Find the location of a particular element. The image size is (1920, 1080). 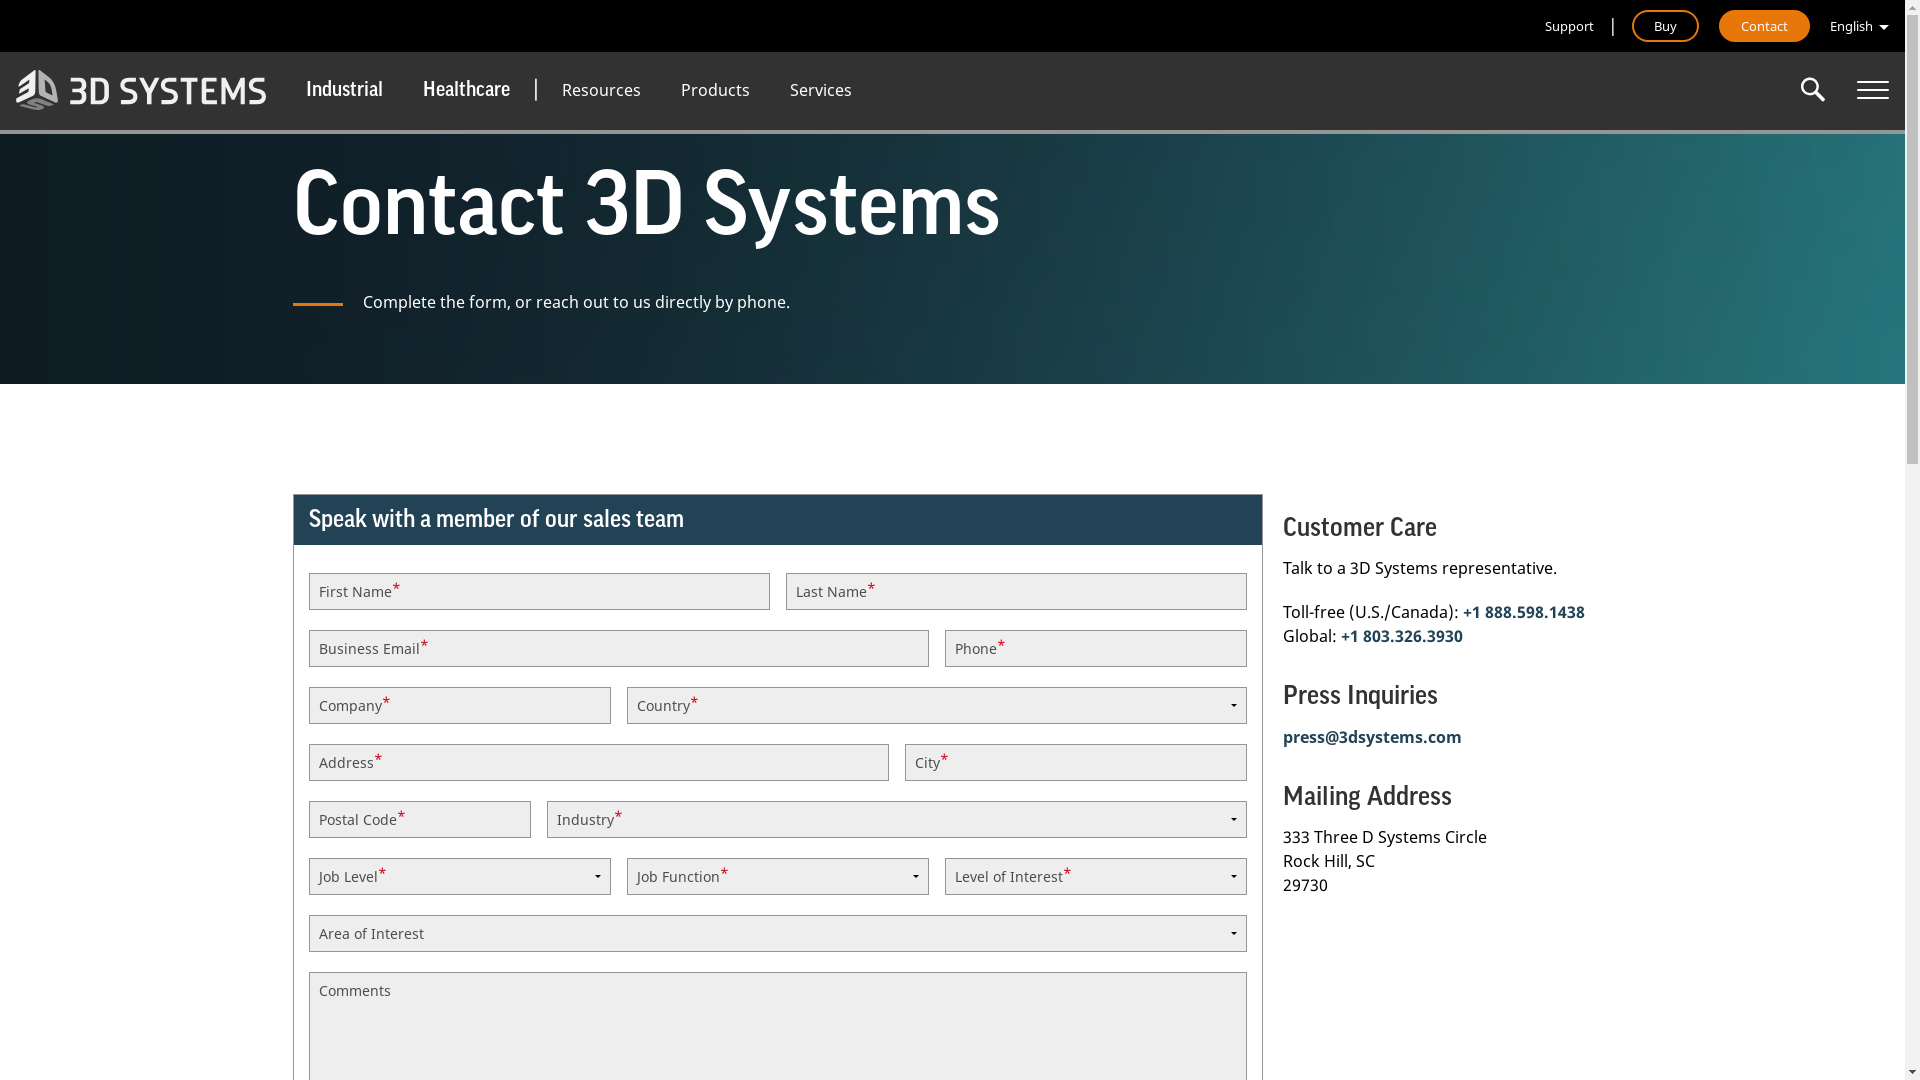

'Healthcare' is located at coordinates (465, 88).